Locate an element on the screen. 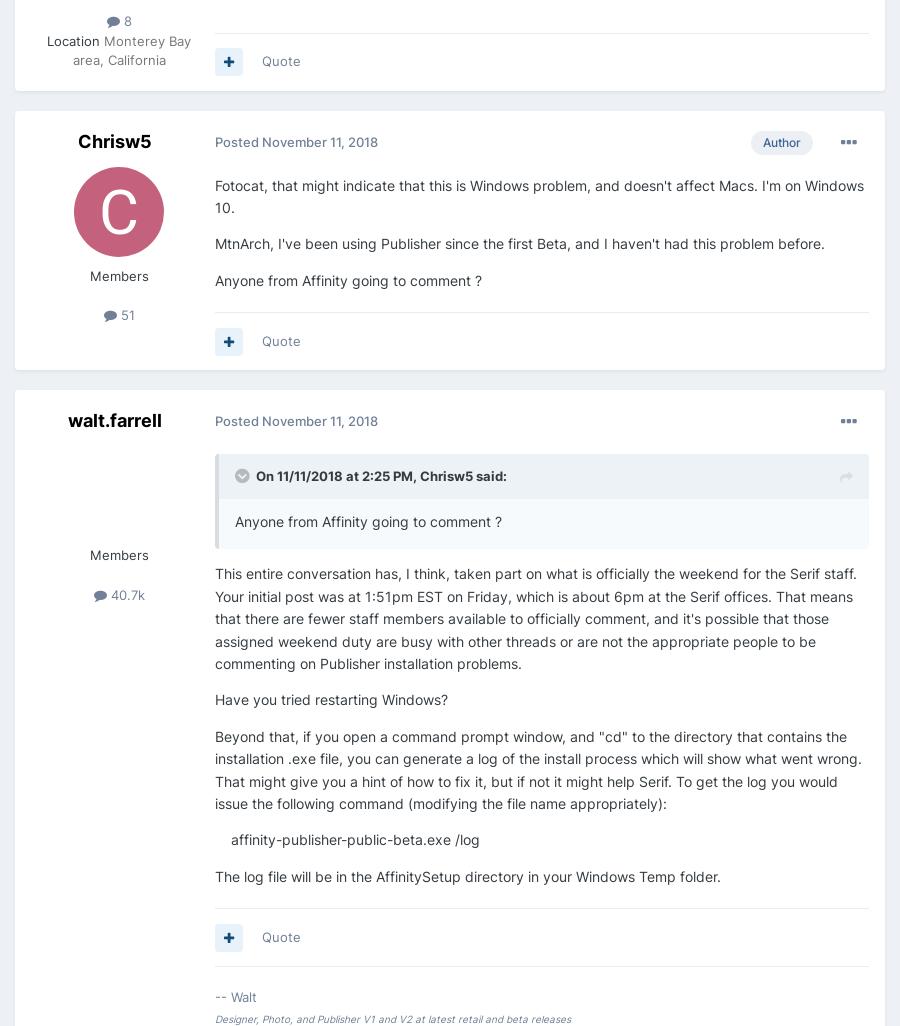  '40.7k' is located at coordinates (125, 592).